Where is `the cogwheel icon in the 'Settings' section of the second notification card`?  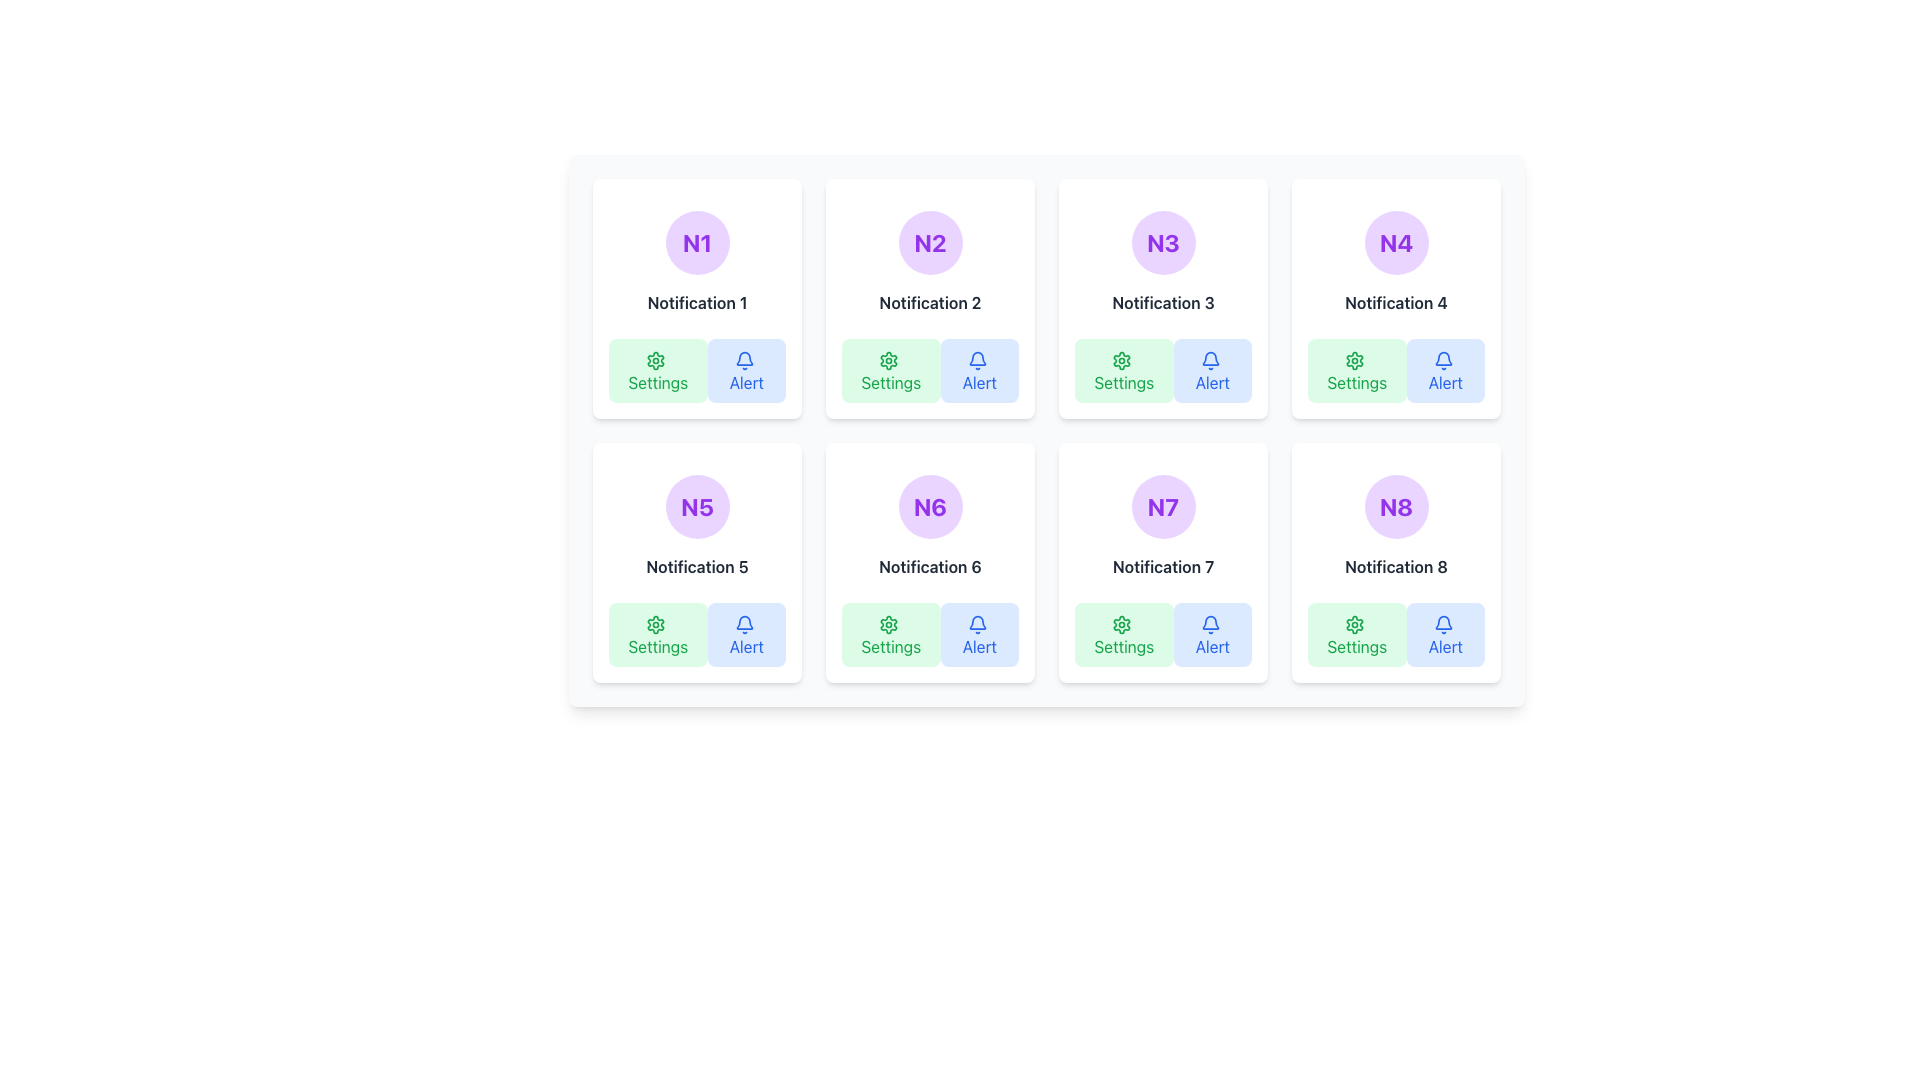 the cogwheel icon in the 'Settings' section of the second notification card is located at coordinates (888, 360).